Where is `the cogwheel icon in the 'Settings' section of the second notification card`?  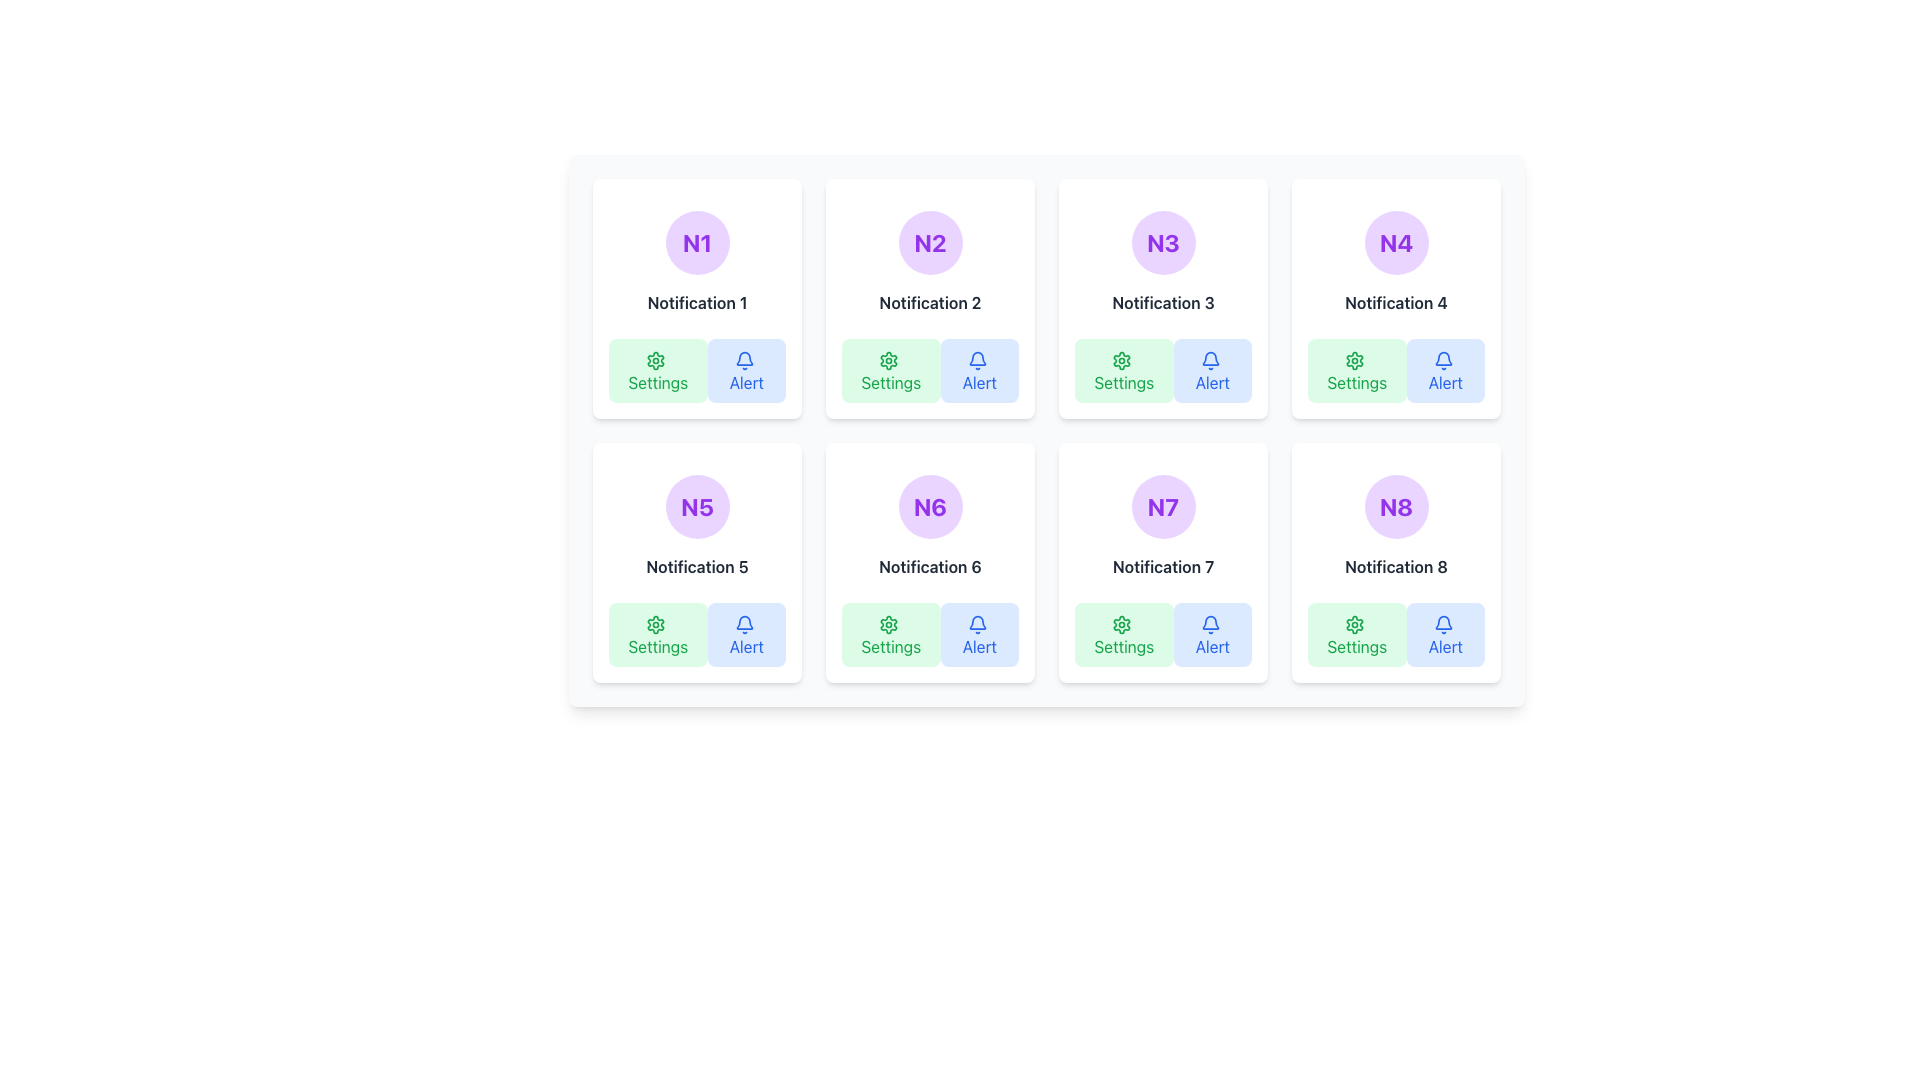 the cogwheel icon in the 'Settings' section of the second notification card is located at coordinates (888, 360).